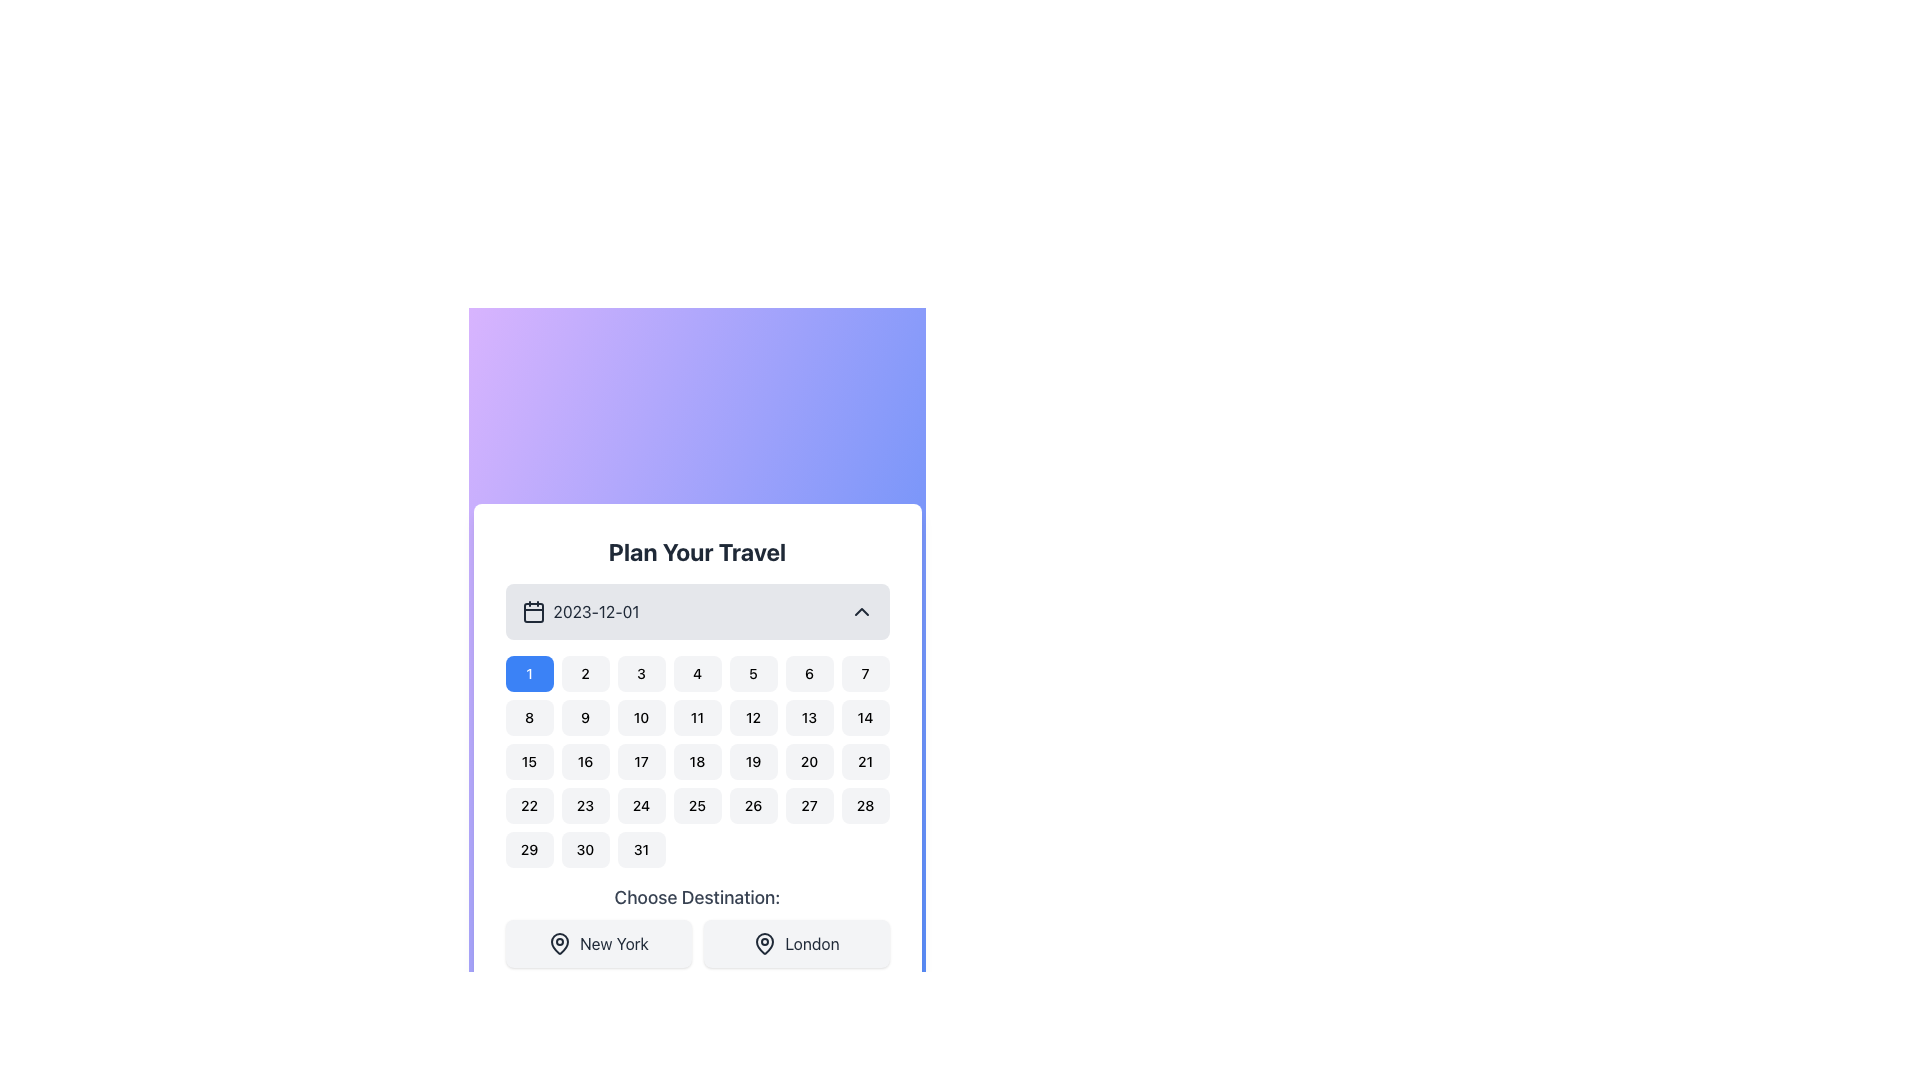  What do you see at coordinates (764, 944) in the screenshot?
I see `map icon within the 'London' button, which is positioned to the right of the 'New York' button in the travel planner interface` at bounding box center [764, 944].